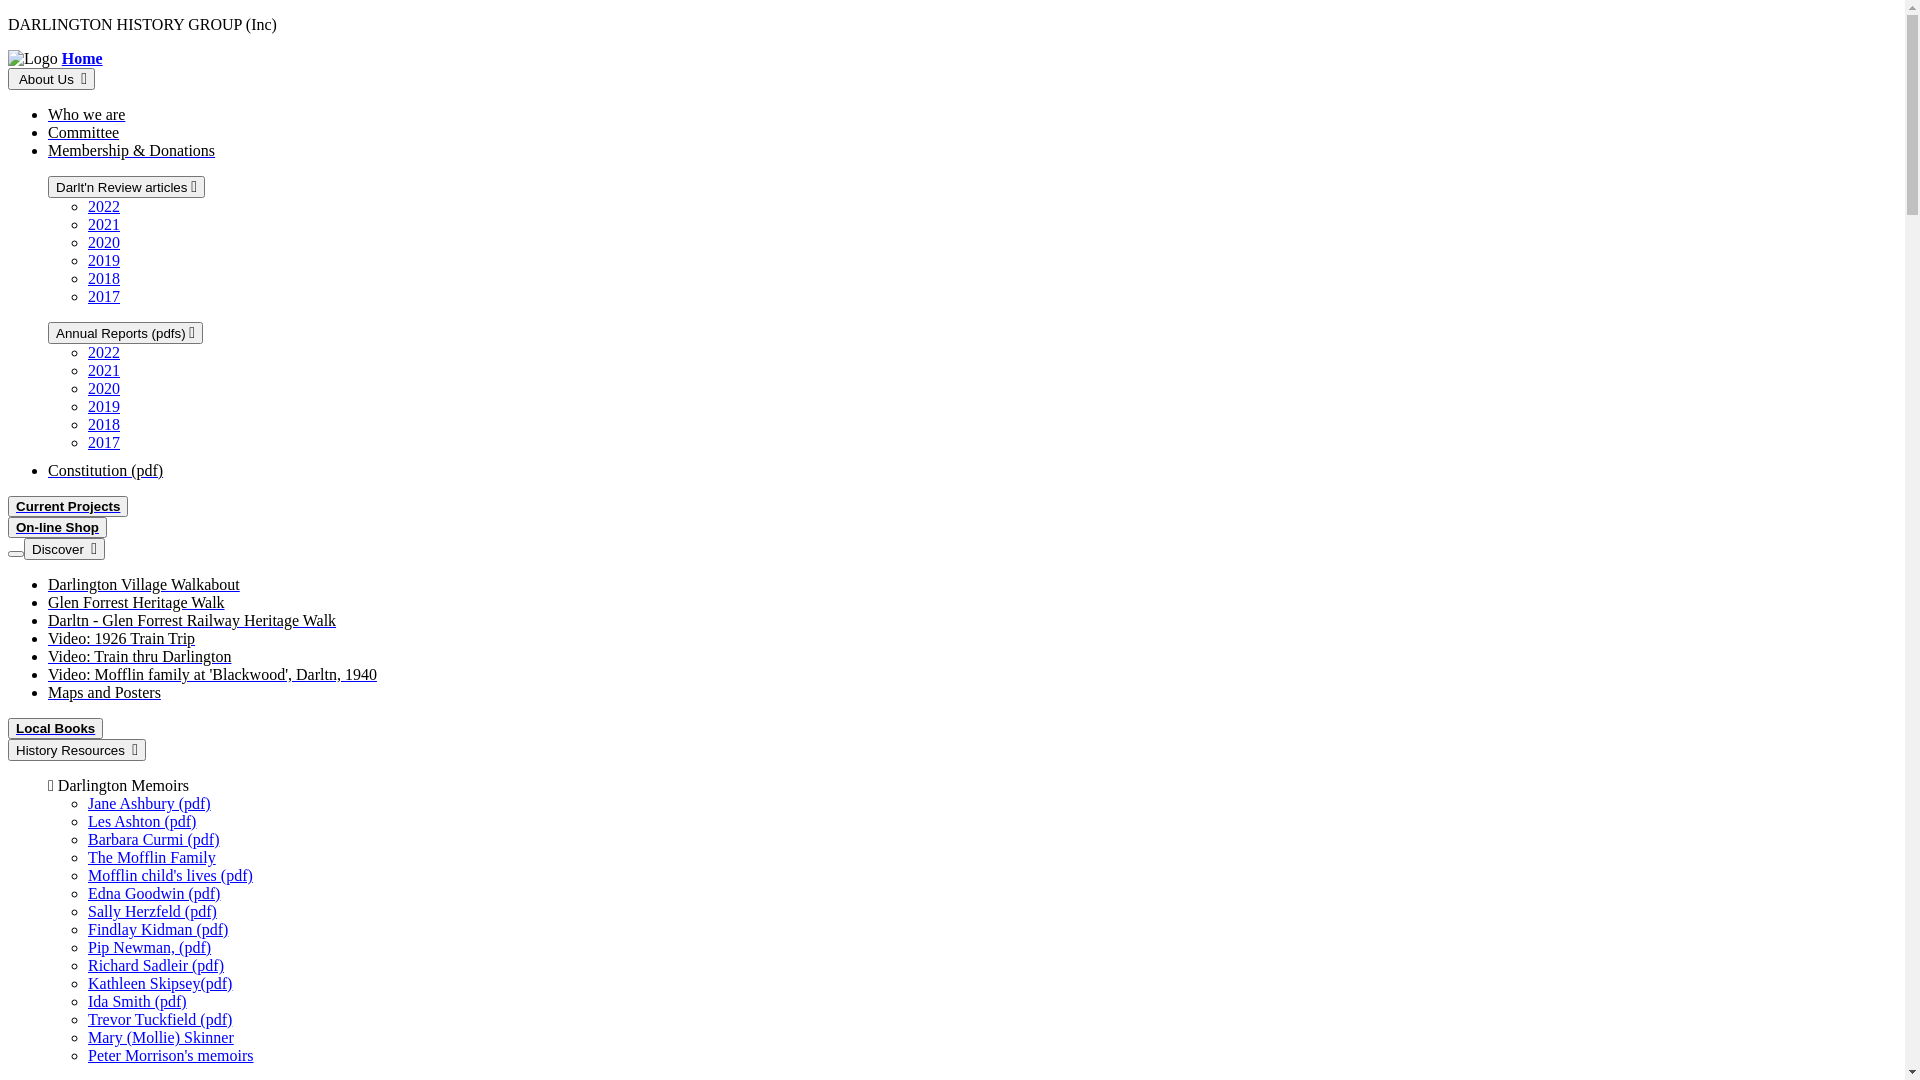 This screenshot has height=1080, width=1920. Describe the element at coordinates (48, 656) in the screenshot. I see `'Video: Train thru Darlington'` at that location.